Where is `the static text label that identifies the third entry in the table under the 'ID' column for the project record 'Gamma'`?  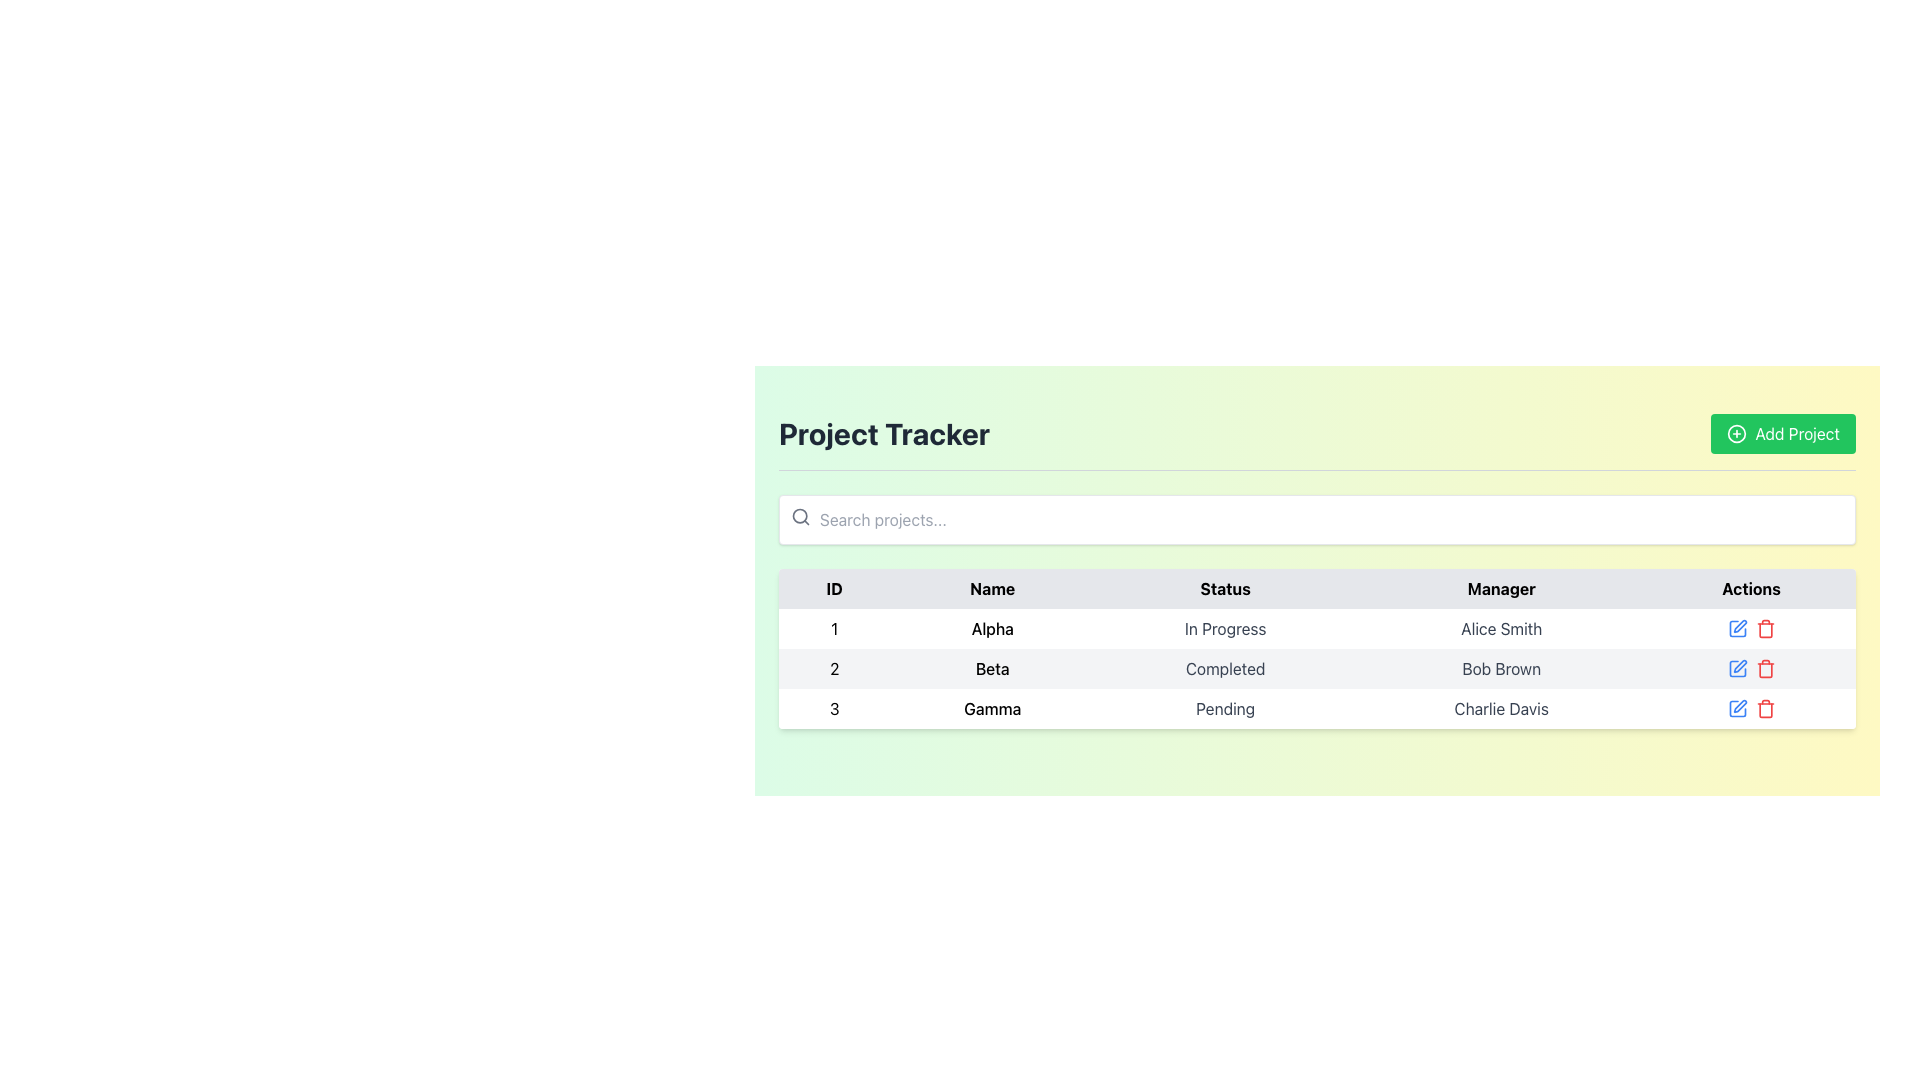
the static text label that identifies the third entry in the table under the 'ID' column for the project record 'Gamma' is located at coordinates (834, 708).